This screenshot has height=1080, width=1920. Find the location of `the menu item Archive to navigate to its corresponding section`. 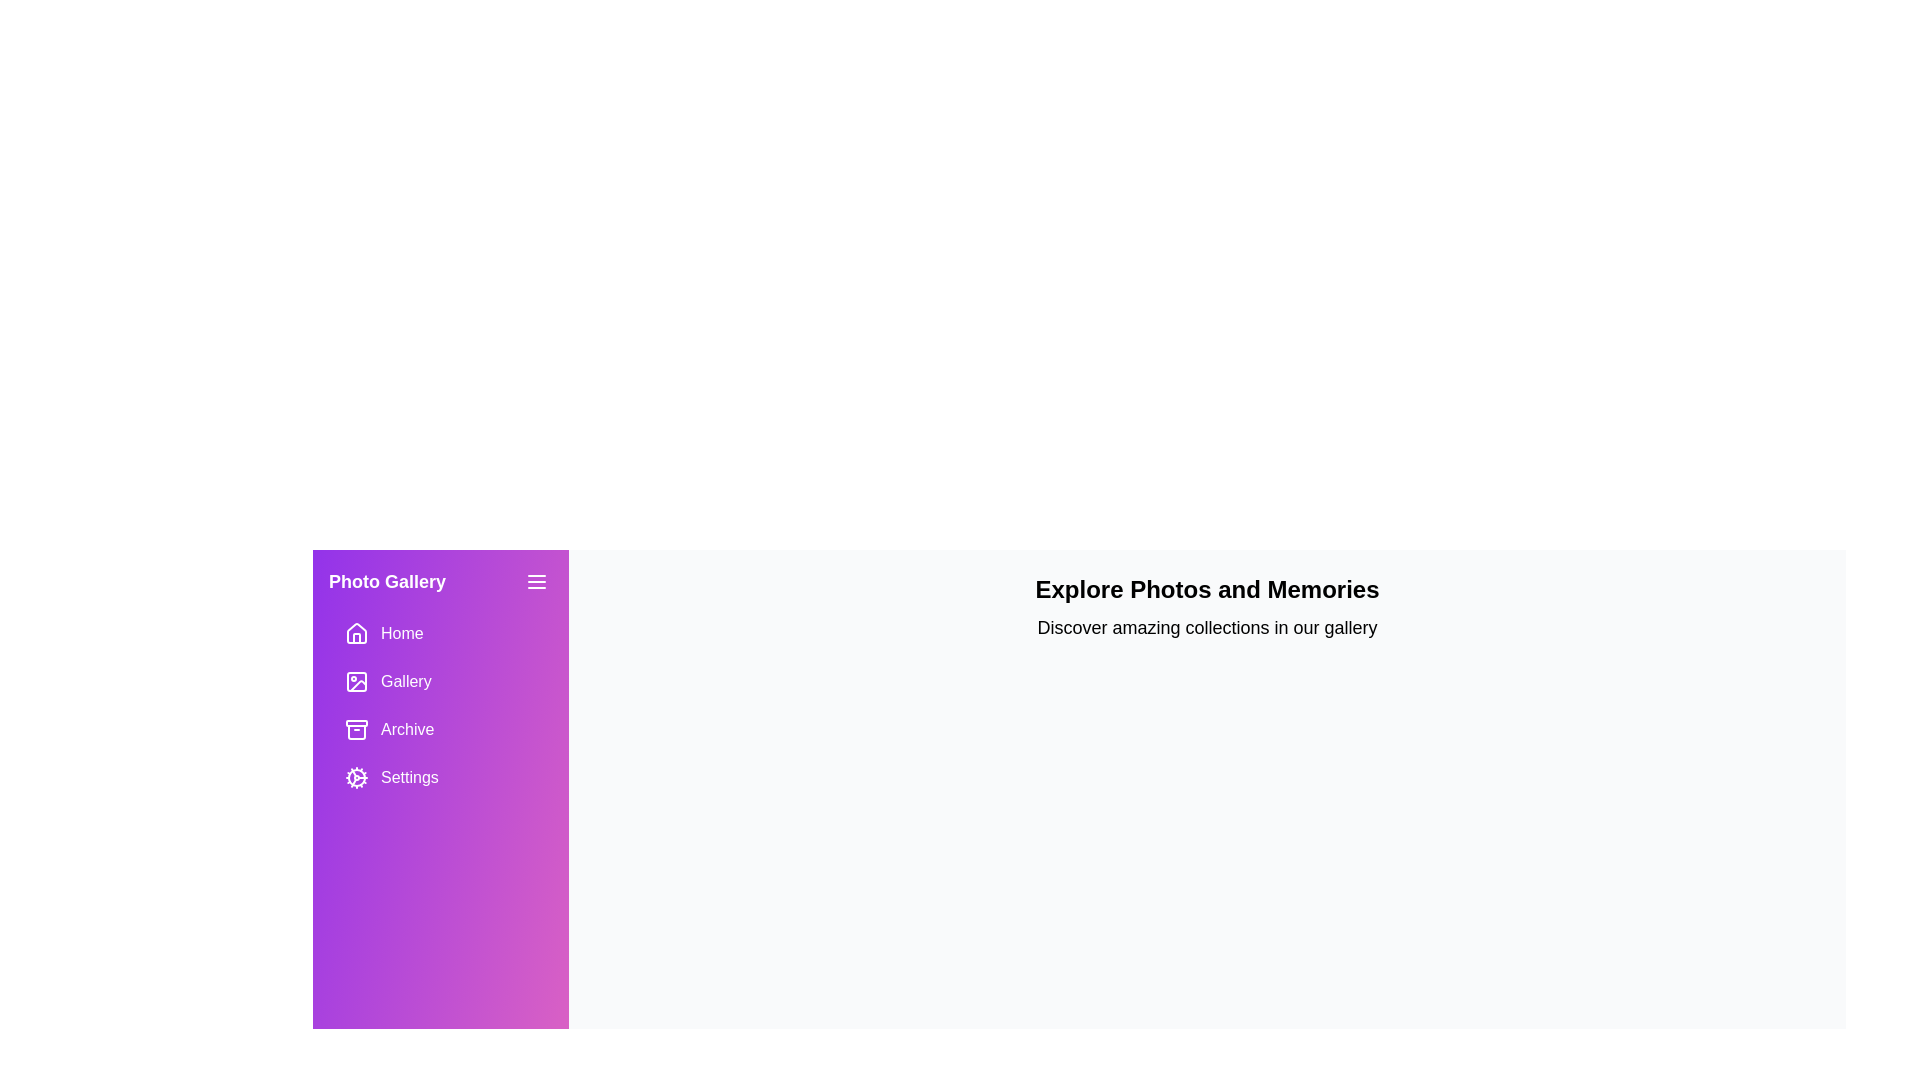

the menu item Archive to navigate to its corresponding section is located at coordinates (440, 729).